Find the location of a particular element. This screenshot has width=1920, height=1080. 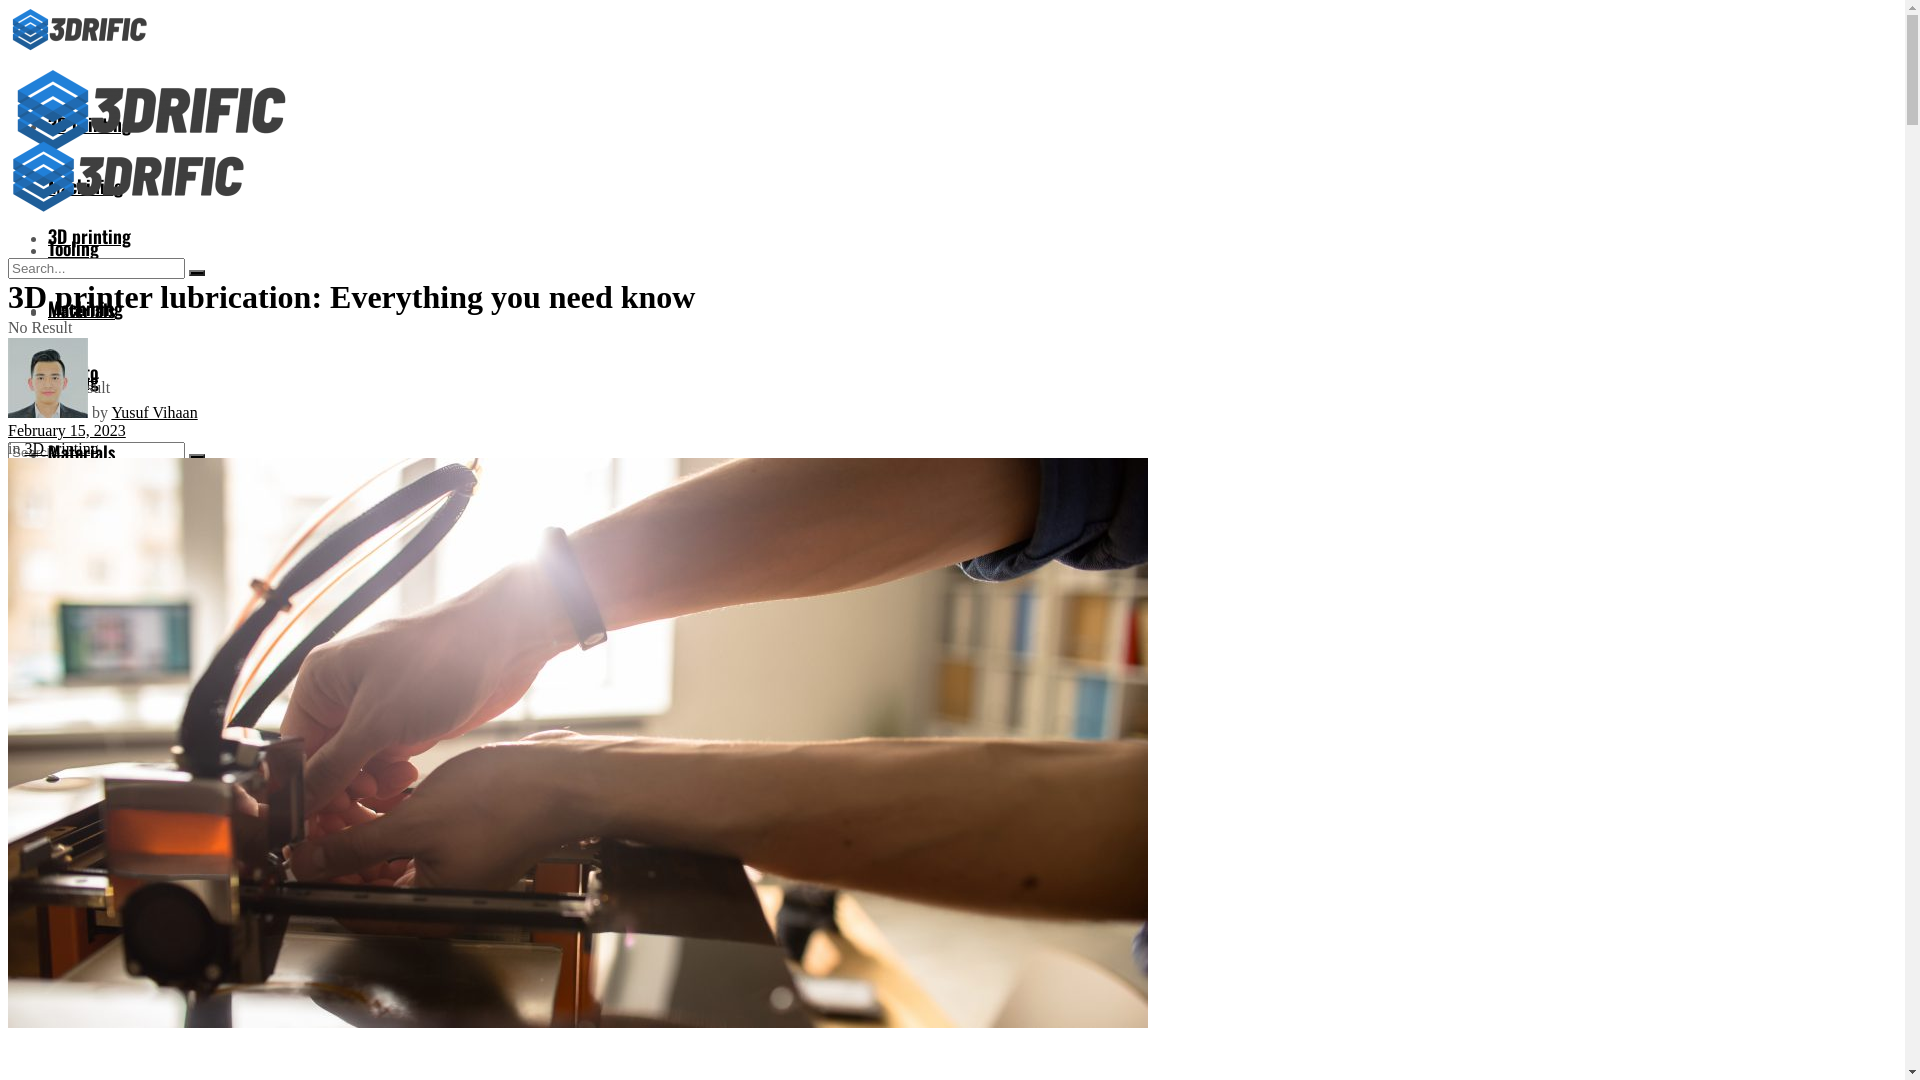

'Materials' is located at coordinates (80, 451).